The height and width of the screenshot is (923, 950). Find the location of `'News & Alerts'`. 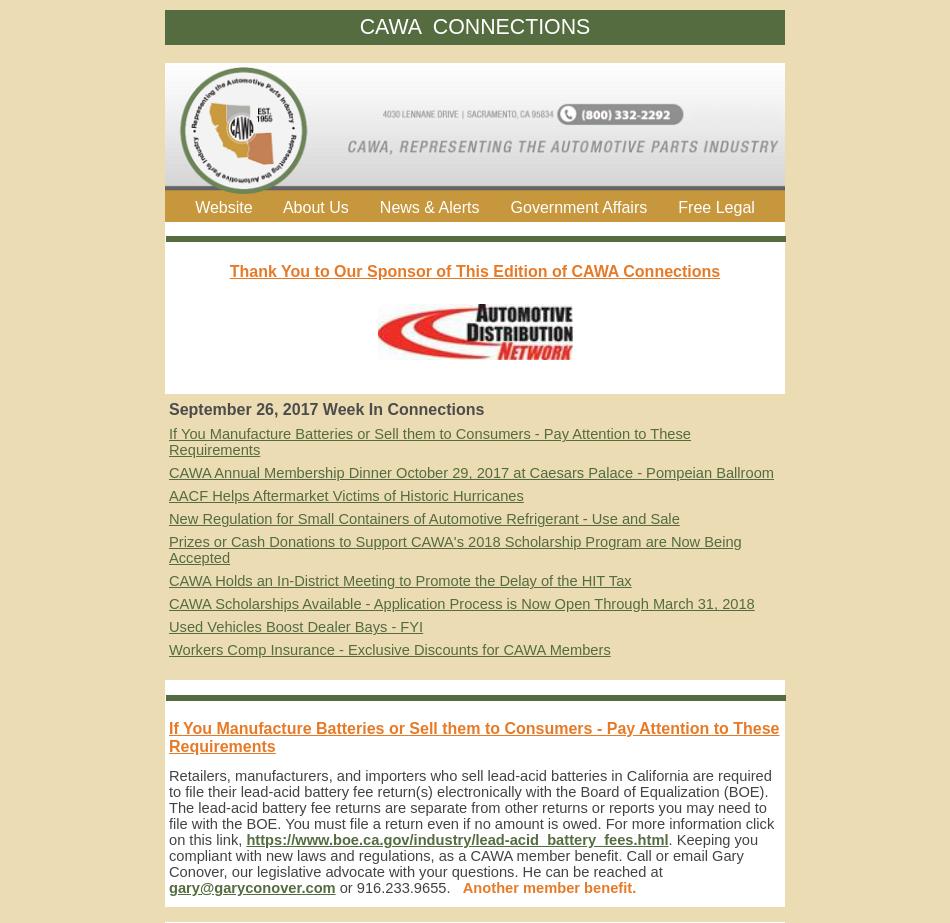

'News & Alerts' is located at coordinates (428, 206).